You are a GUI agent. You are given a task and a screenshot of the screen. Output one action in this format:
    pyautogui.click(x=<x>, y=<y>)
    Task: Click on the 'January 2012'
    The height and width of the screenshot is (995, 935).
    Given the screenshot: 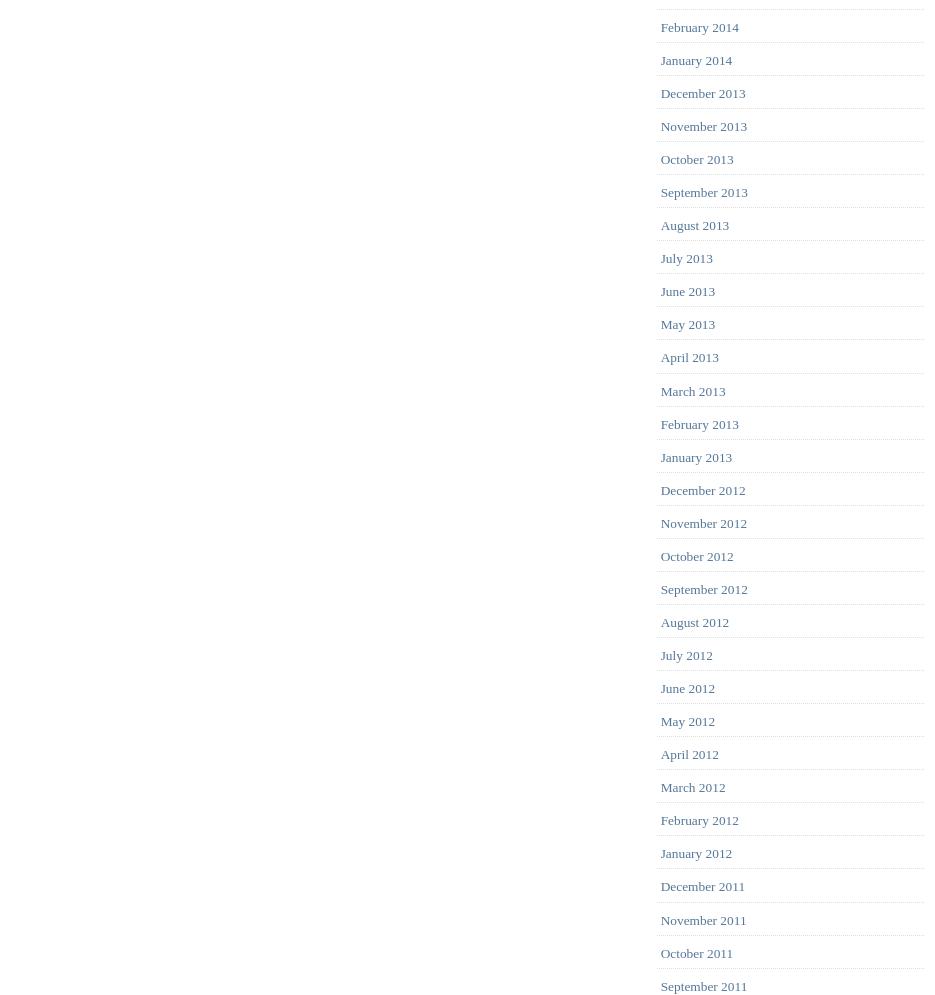 What is the action you would take?
    pyautogui.click(x=695, y=853)
    